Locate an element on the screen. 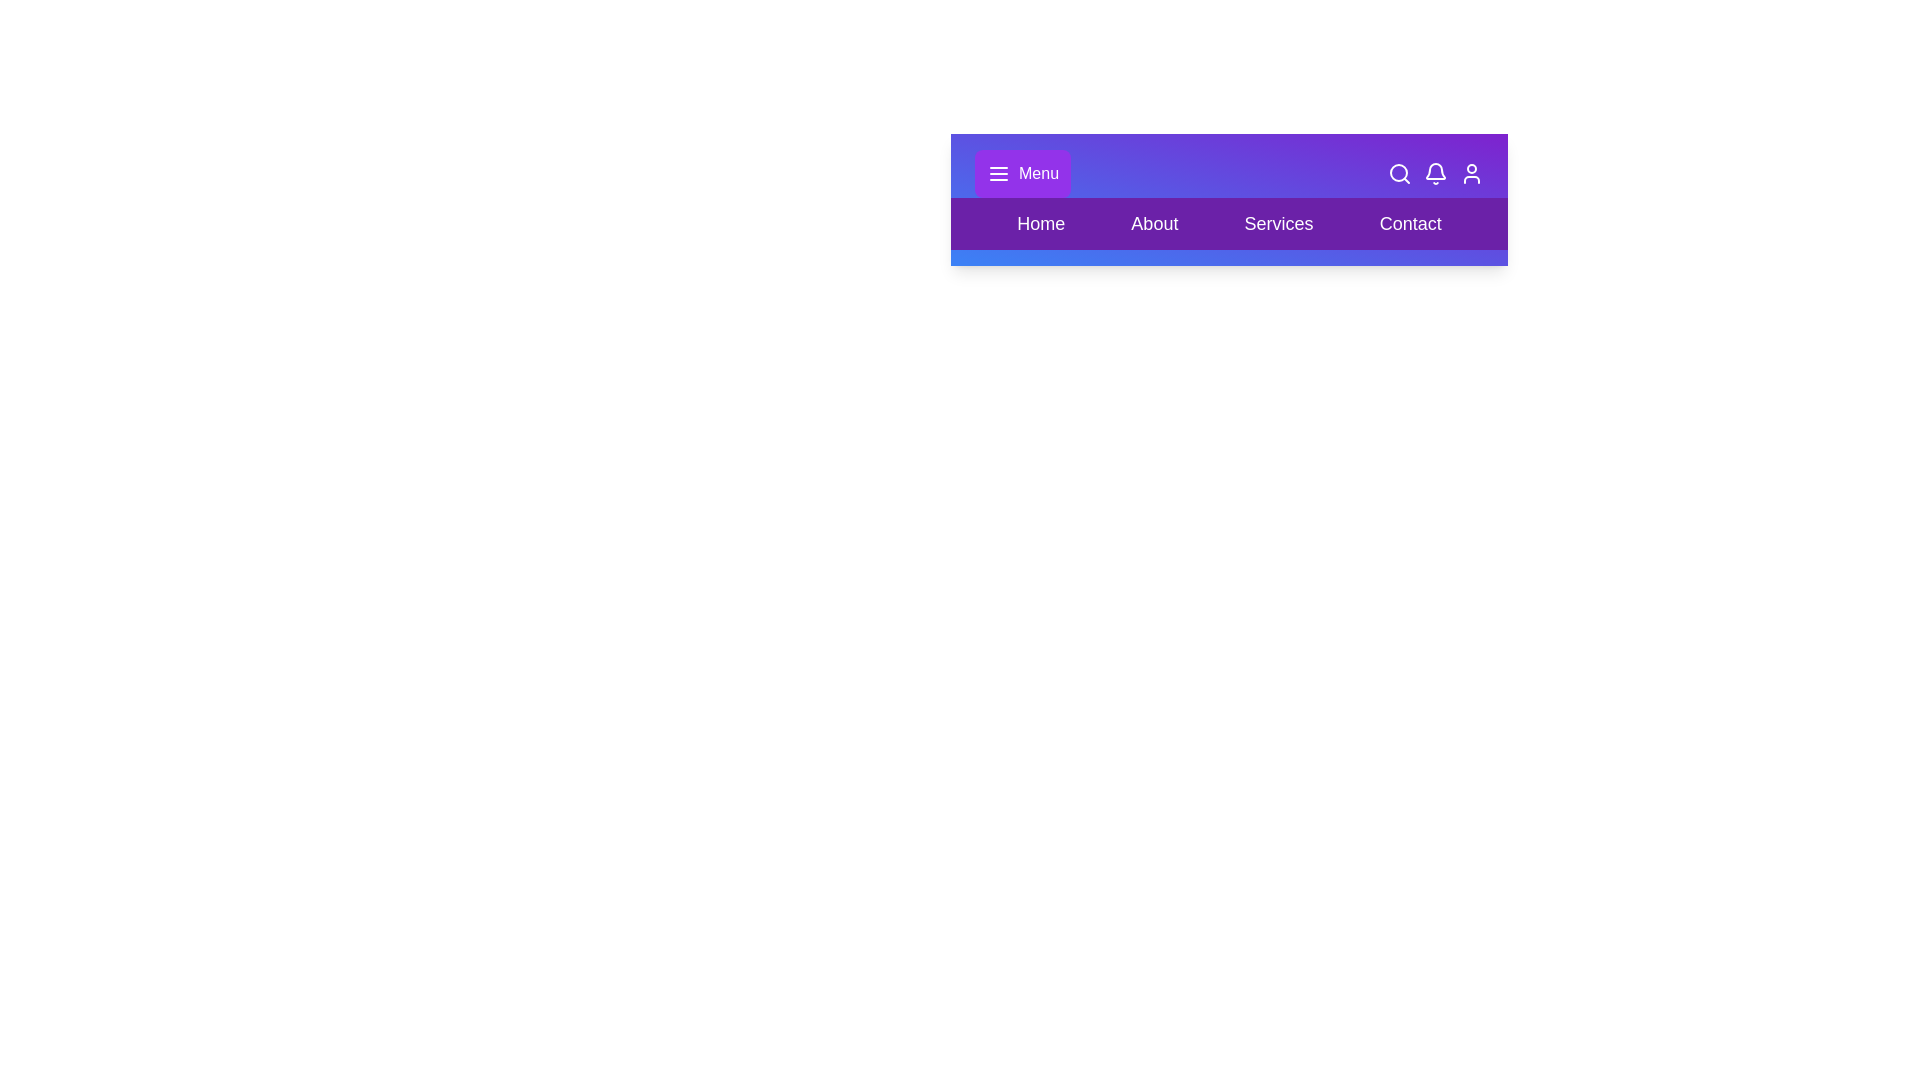  the element Contact to highlight it is located at coordinates (1409, 223).